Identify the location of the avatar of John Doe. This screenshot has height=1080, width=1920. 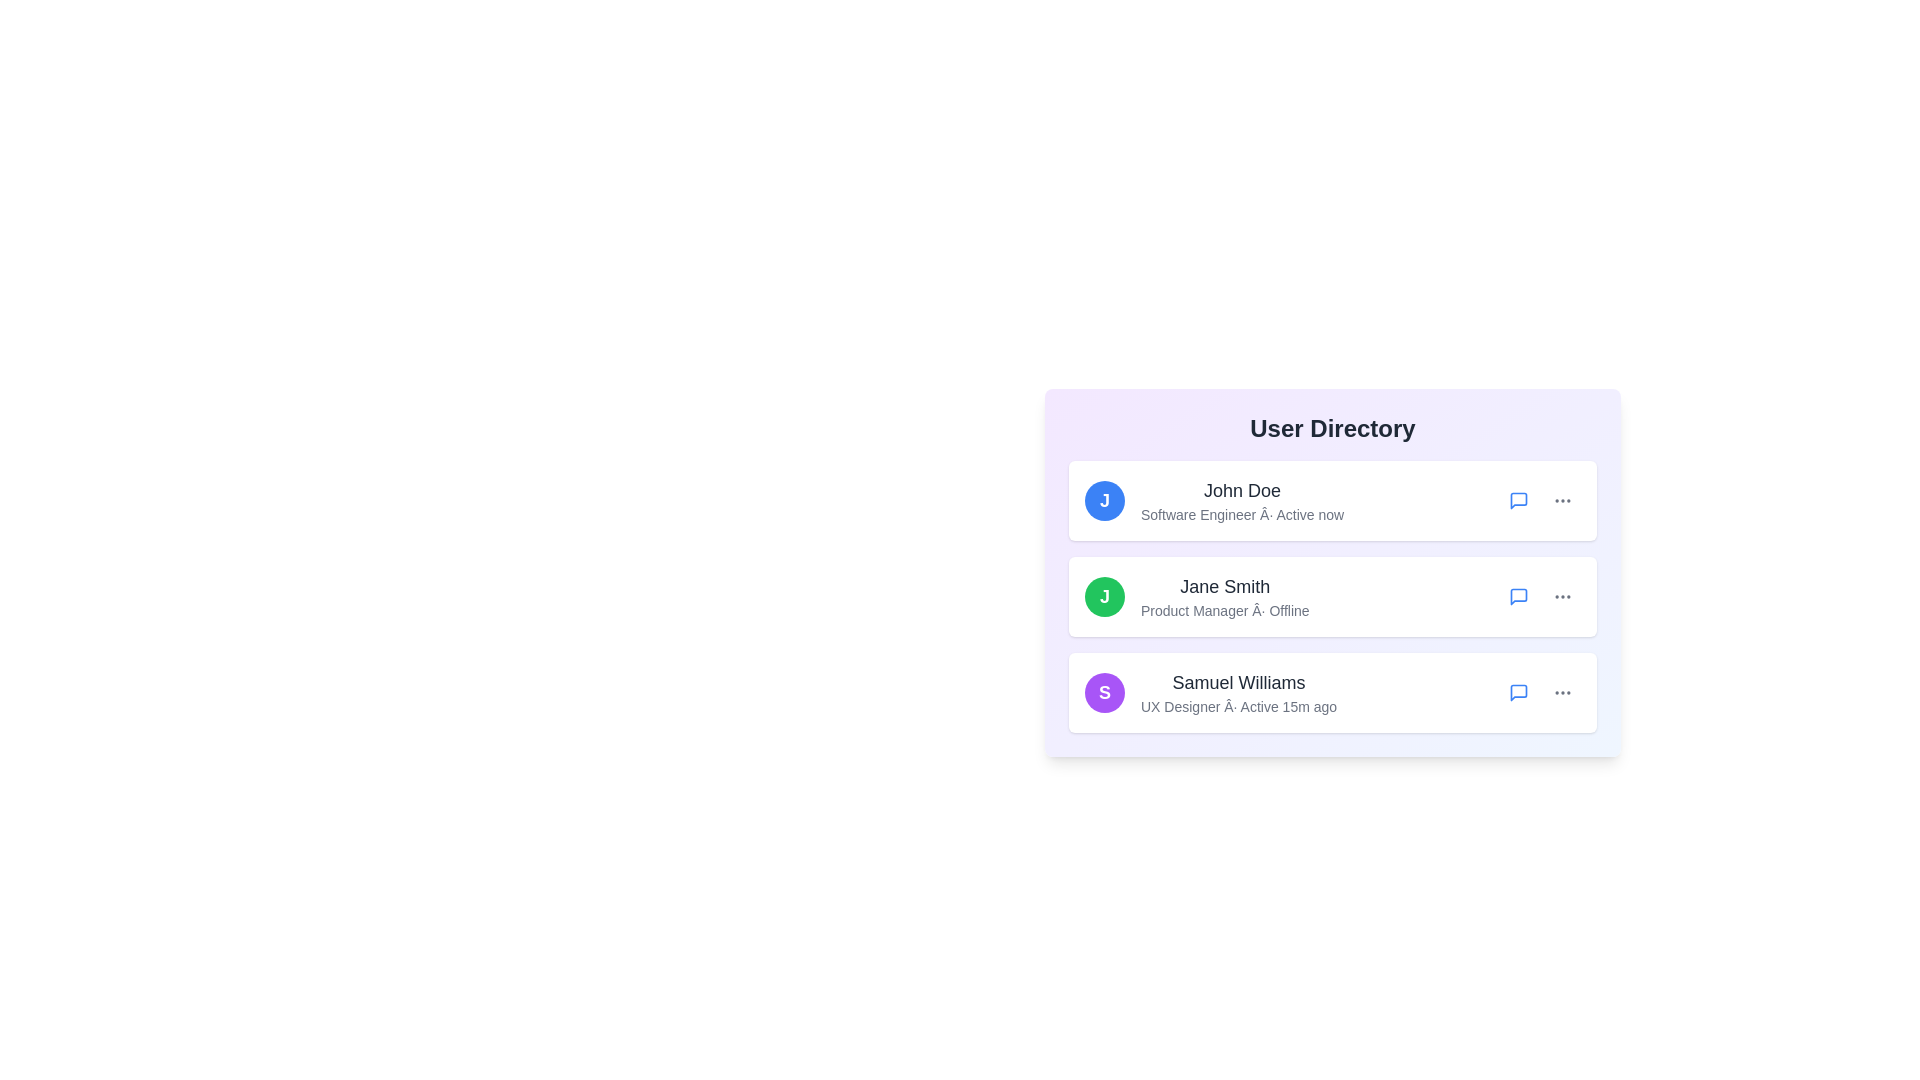
(1103, 500).